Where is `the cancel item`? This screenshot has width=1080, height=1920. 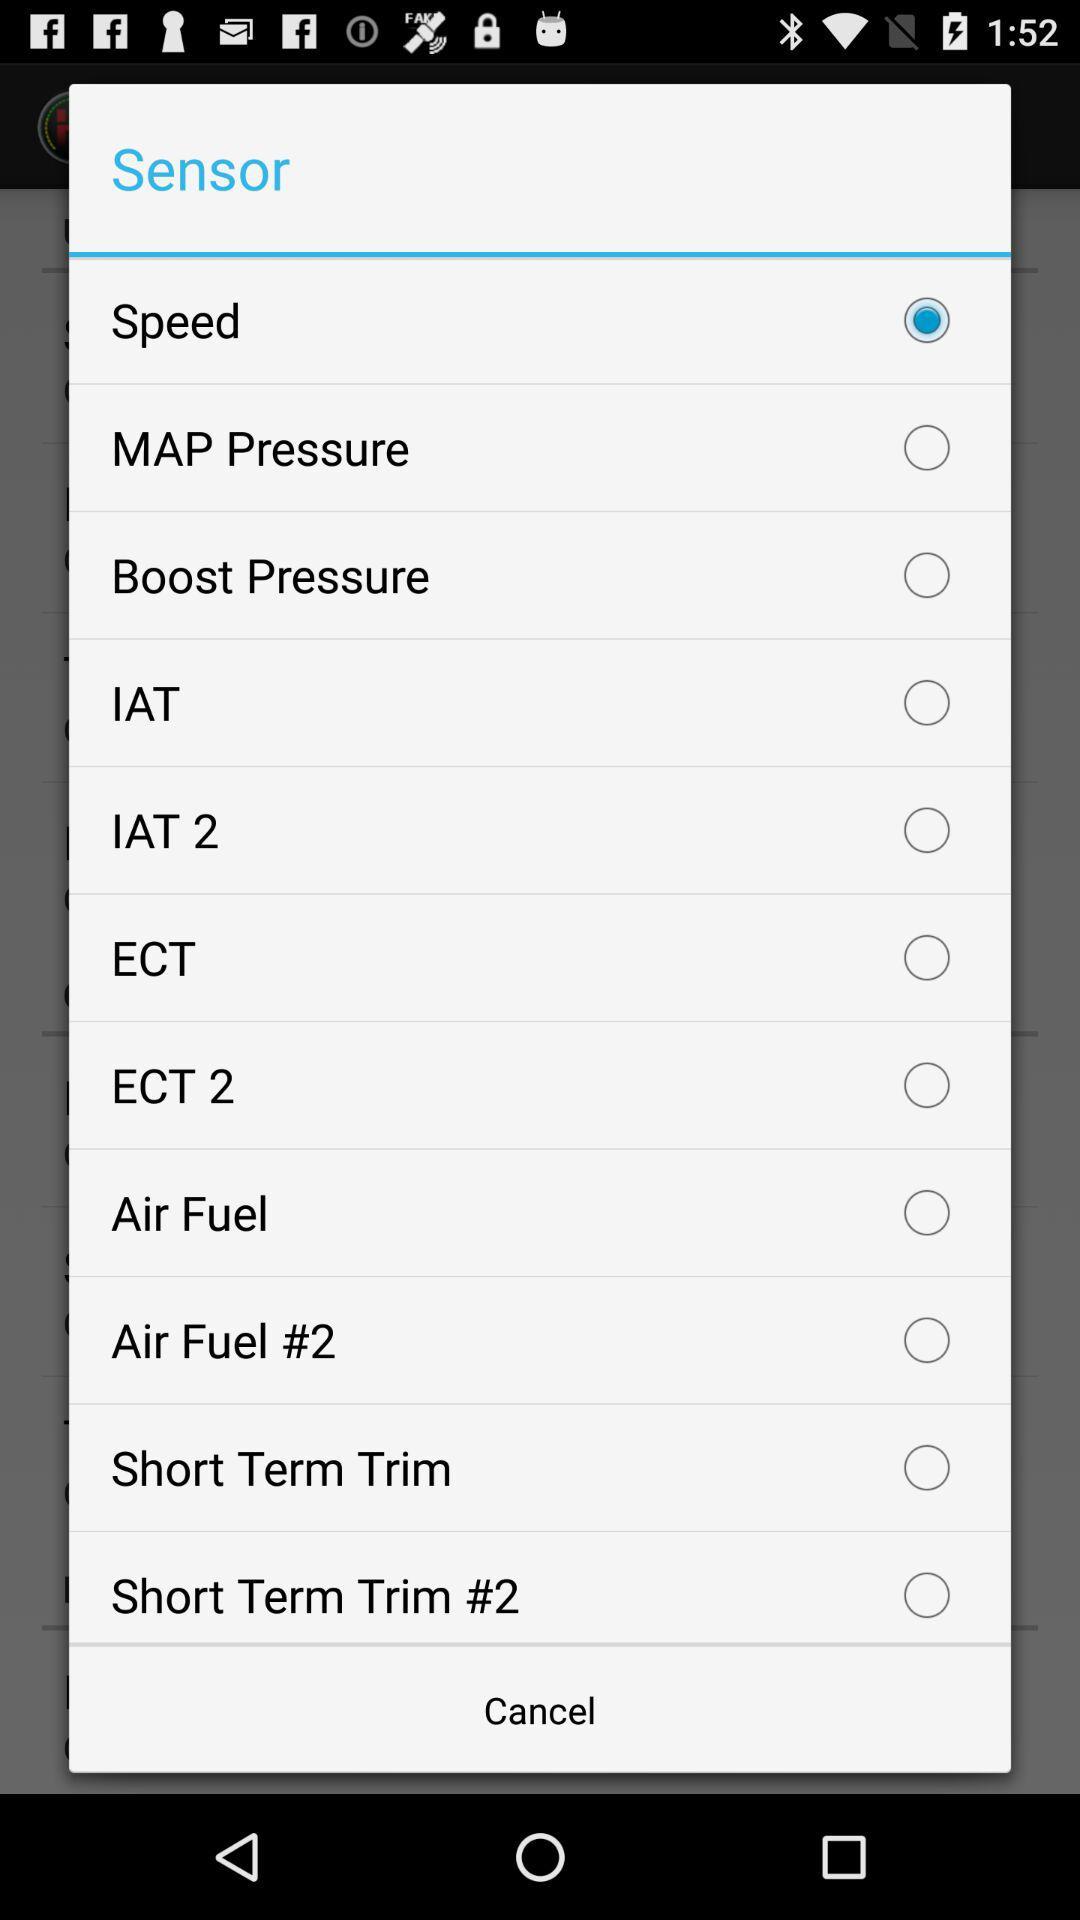
the cancel item is located at coordinates (540, 1708).